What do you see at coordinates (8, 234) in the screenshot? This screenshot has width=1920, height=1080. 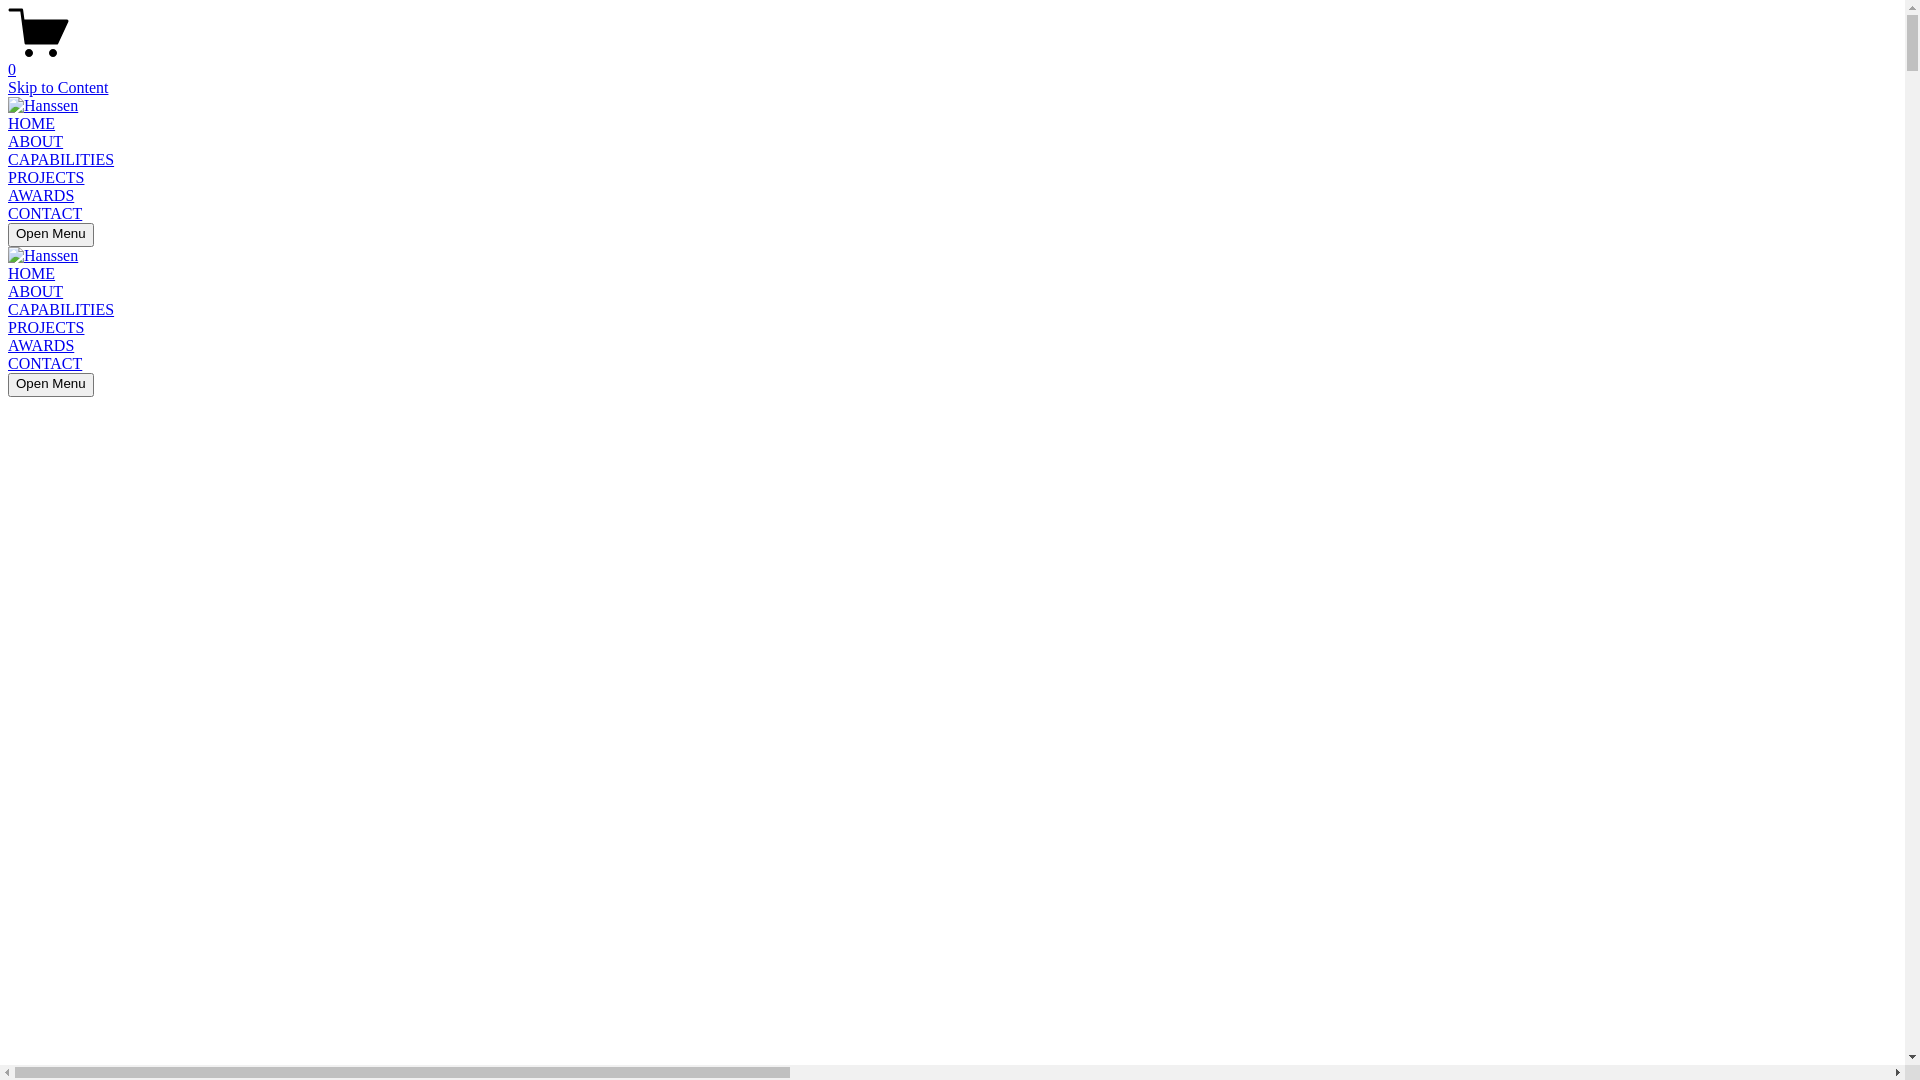 I see `'Open Menu'` at bounding box center [8, 234].